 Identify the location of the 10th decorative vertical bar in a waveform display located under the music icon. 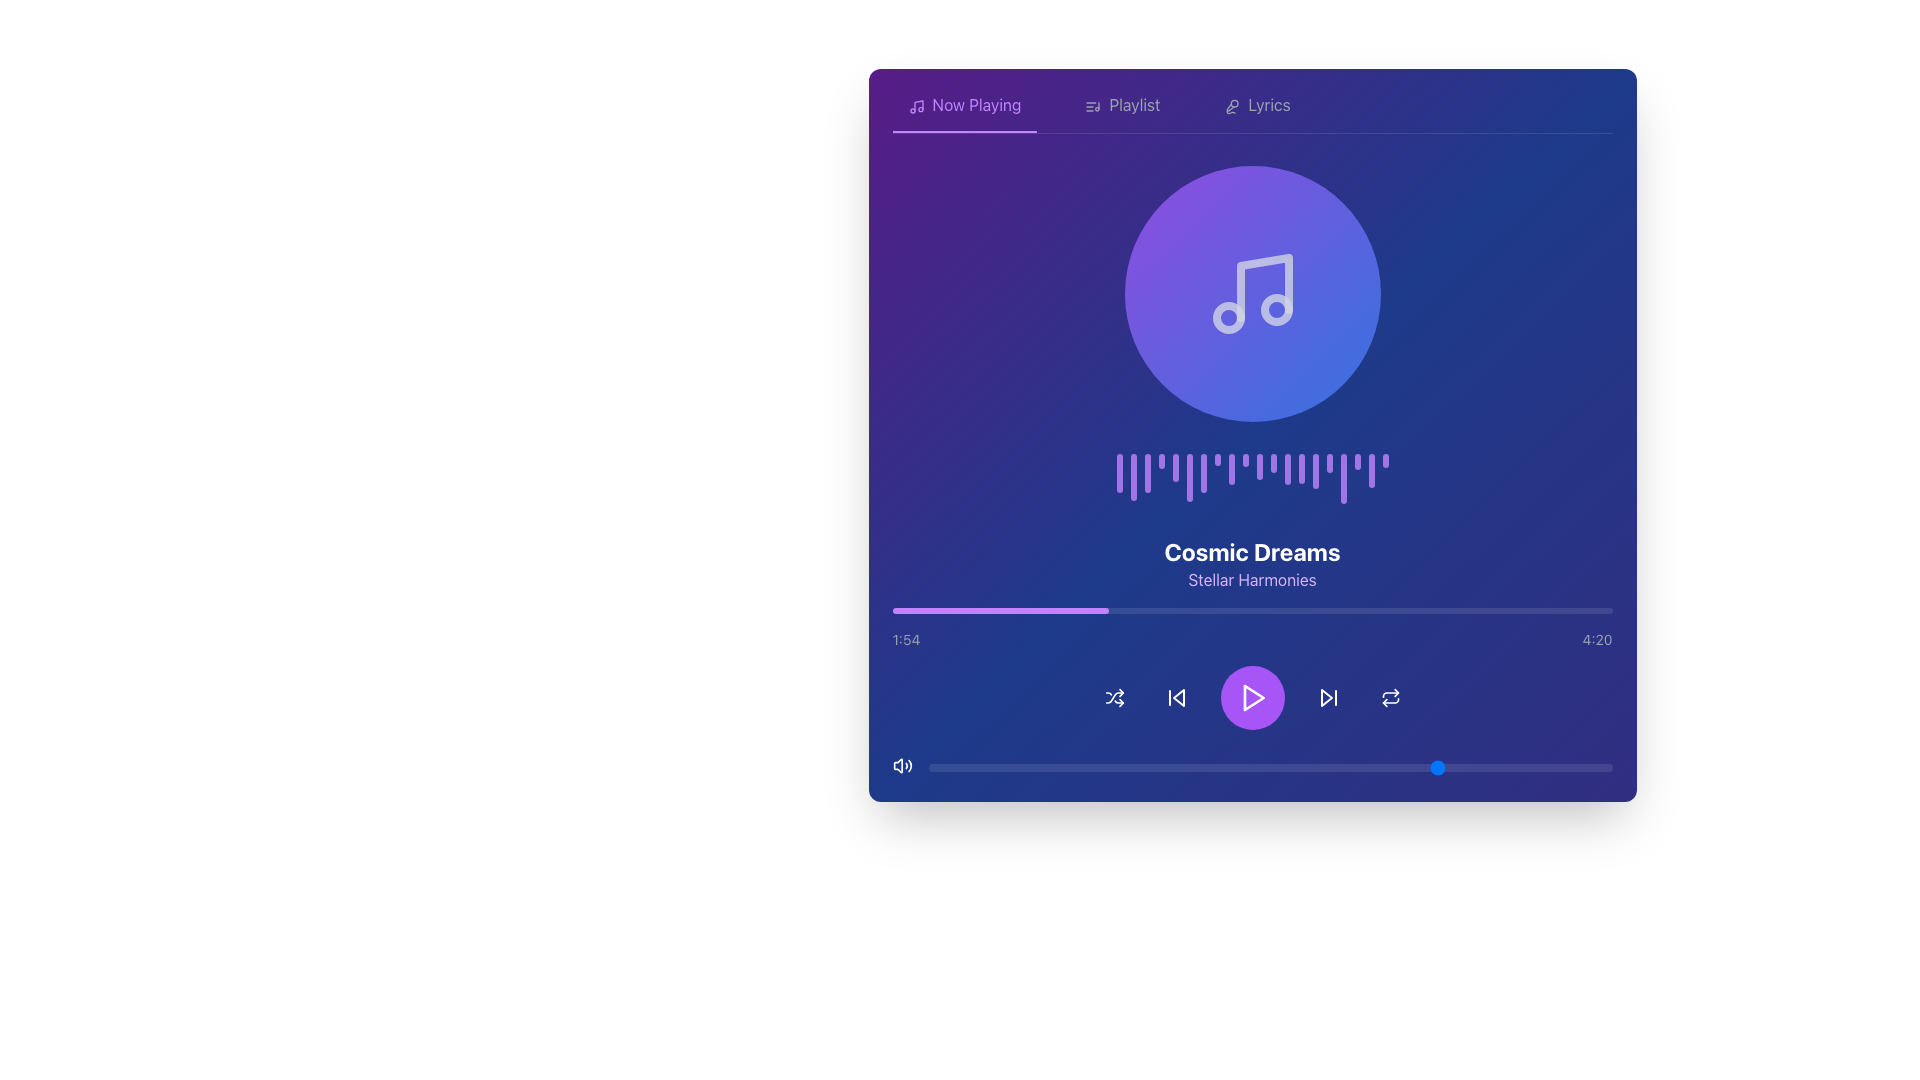
(1244, 460).